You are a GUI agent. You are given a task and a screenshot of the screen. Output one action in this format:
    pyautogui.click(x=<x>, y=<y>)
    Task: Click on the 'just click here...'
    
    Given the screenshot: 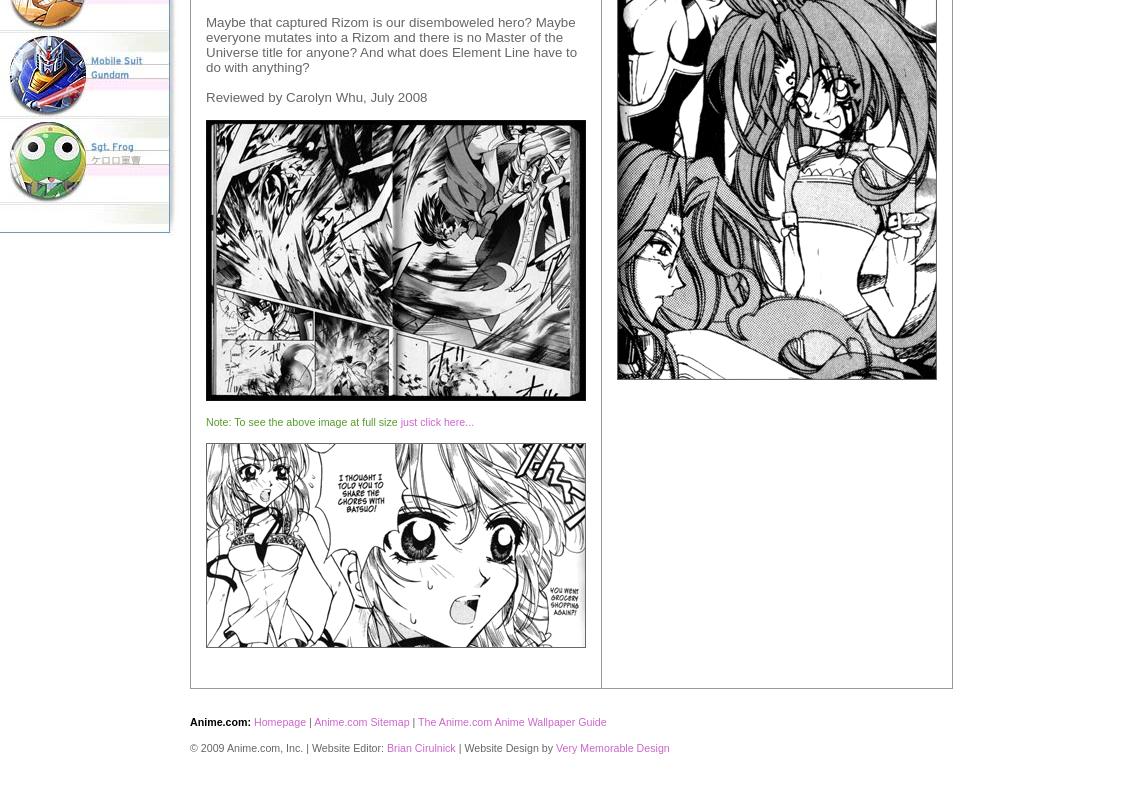 What is the action you would take?
    pyautogui.click(x=434, y=421)
    